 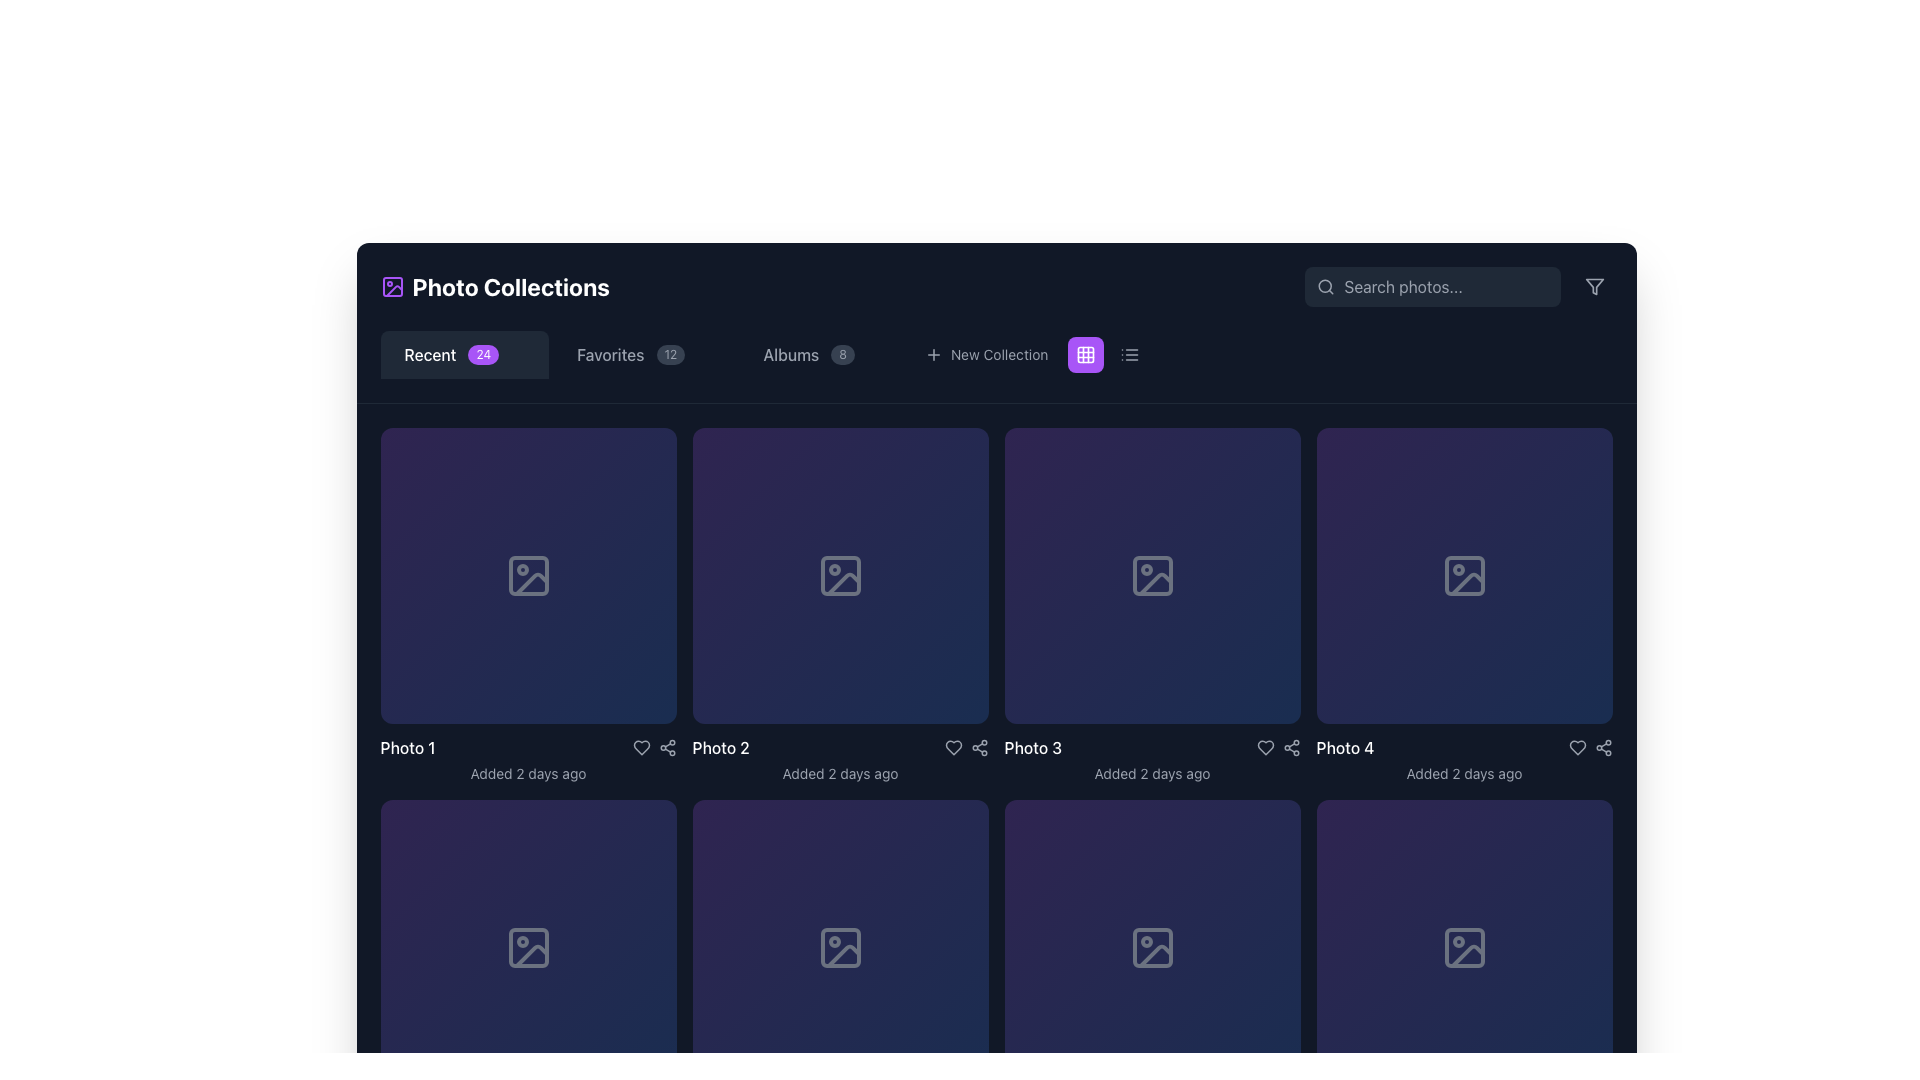 What do you see at coordinates (1345, 748) in the screenshot?
I see `the Text label that identifies the fourth photo in the gallery, positioned above the metadata text 'Added 2 days ago'` at bounding box center [1345, 748].